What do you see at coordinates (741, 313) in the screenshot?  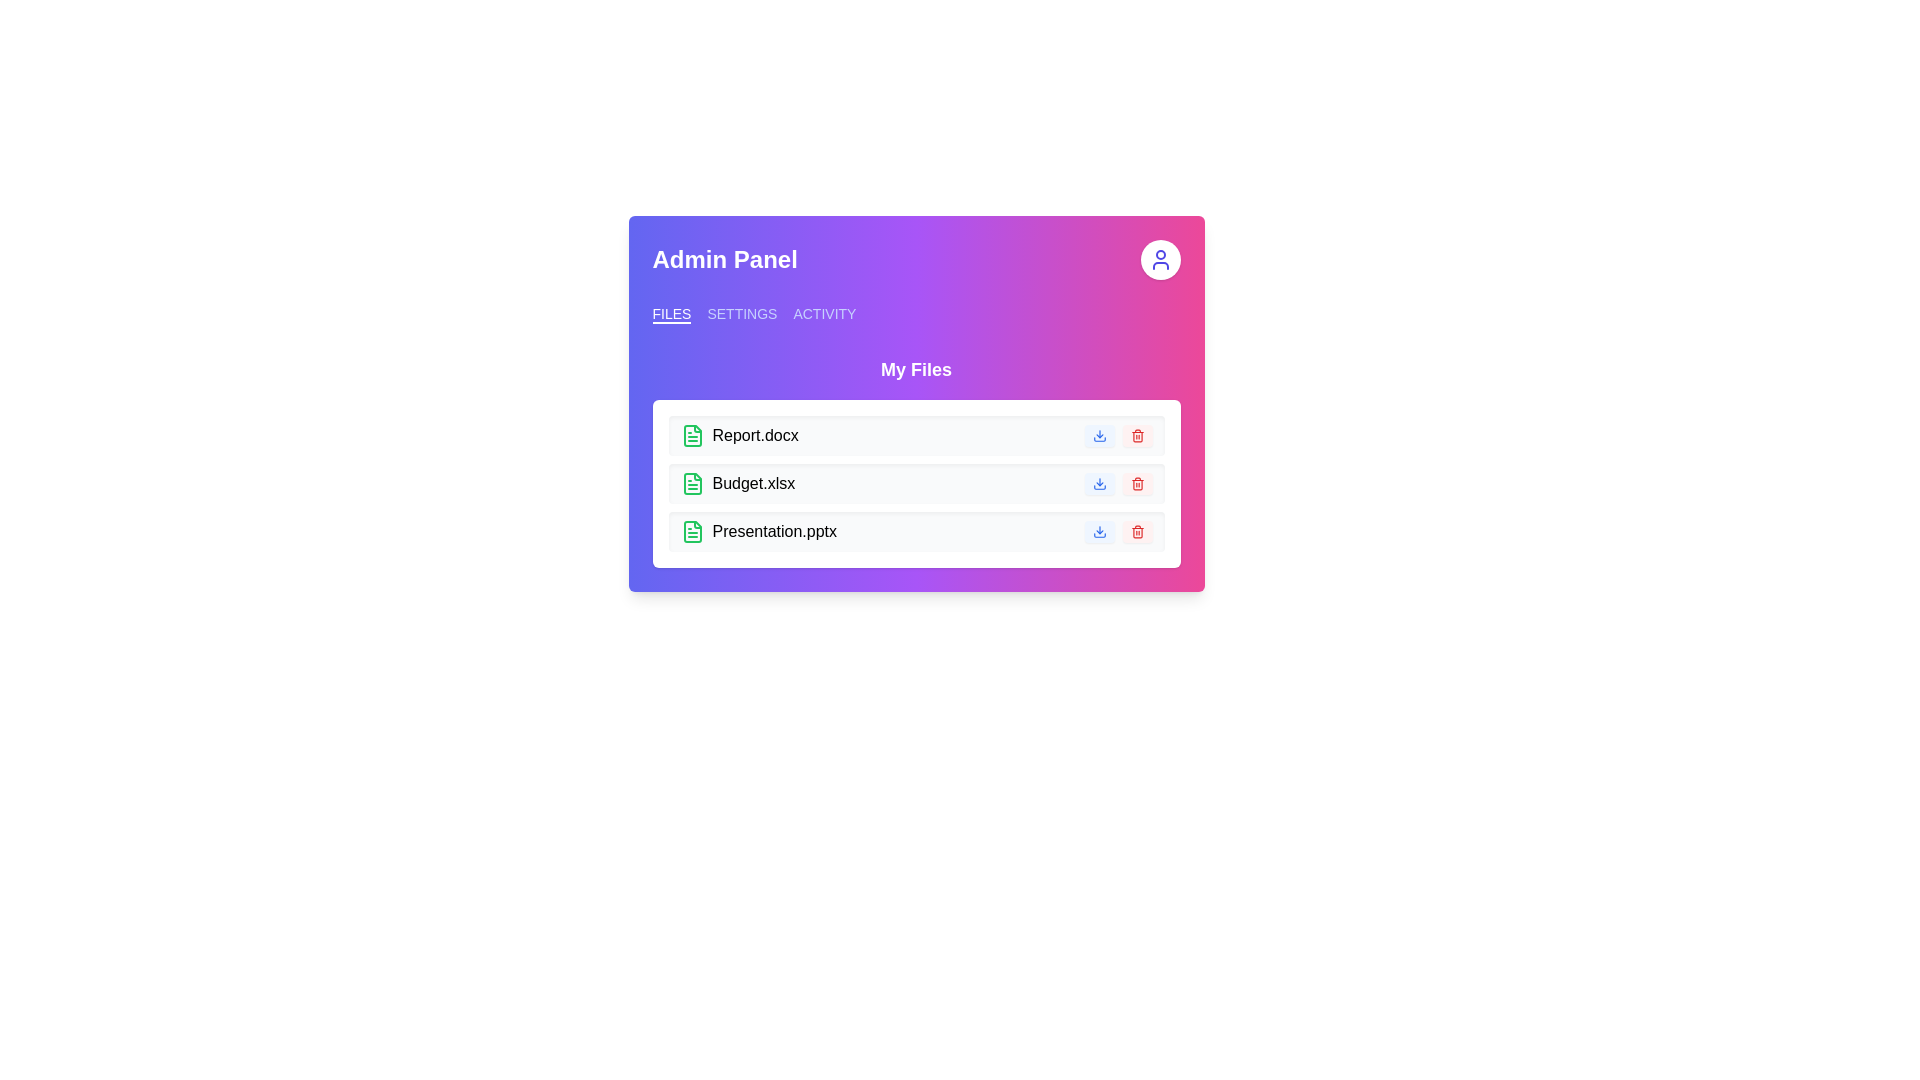 I see `the Navigation label located between the 'FILES' label and the 'ACTIVITY' label in the horizontal navigation bar` at bounding box center [741, 313].